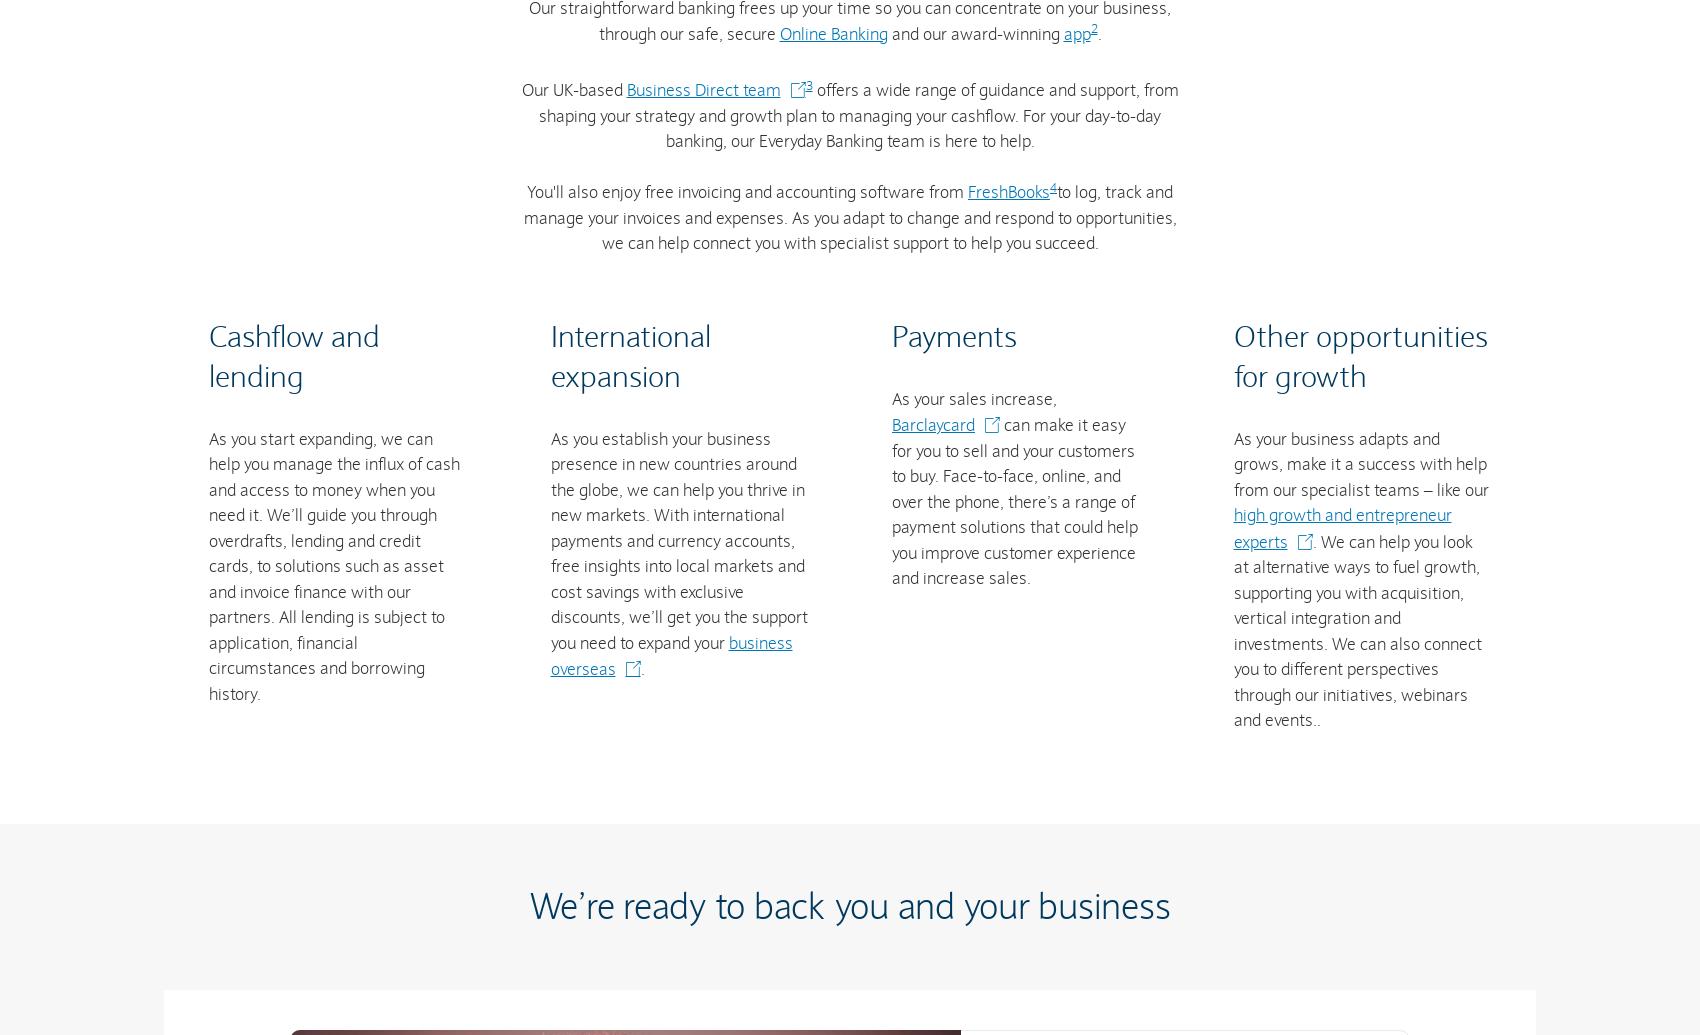  I want to click on 'PPI', so click(639, 668).